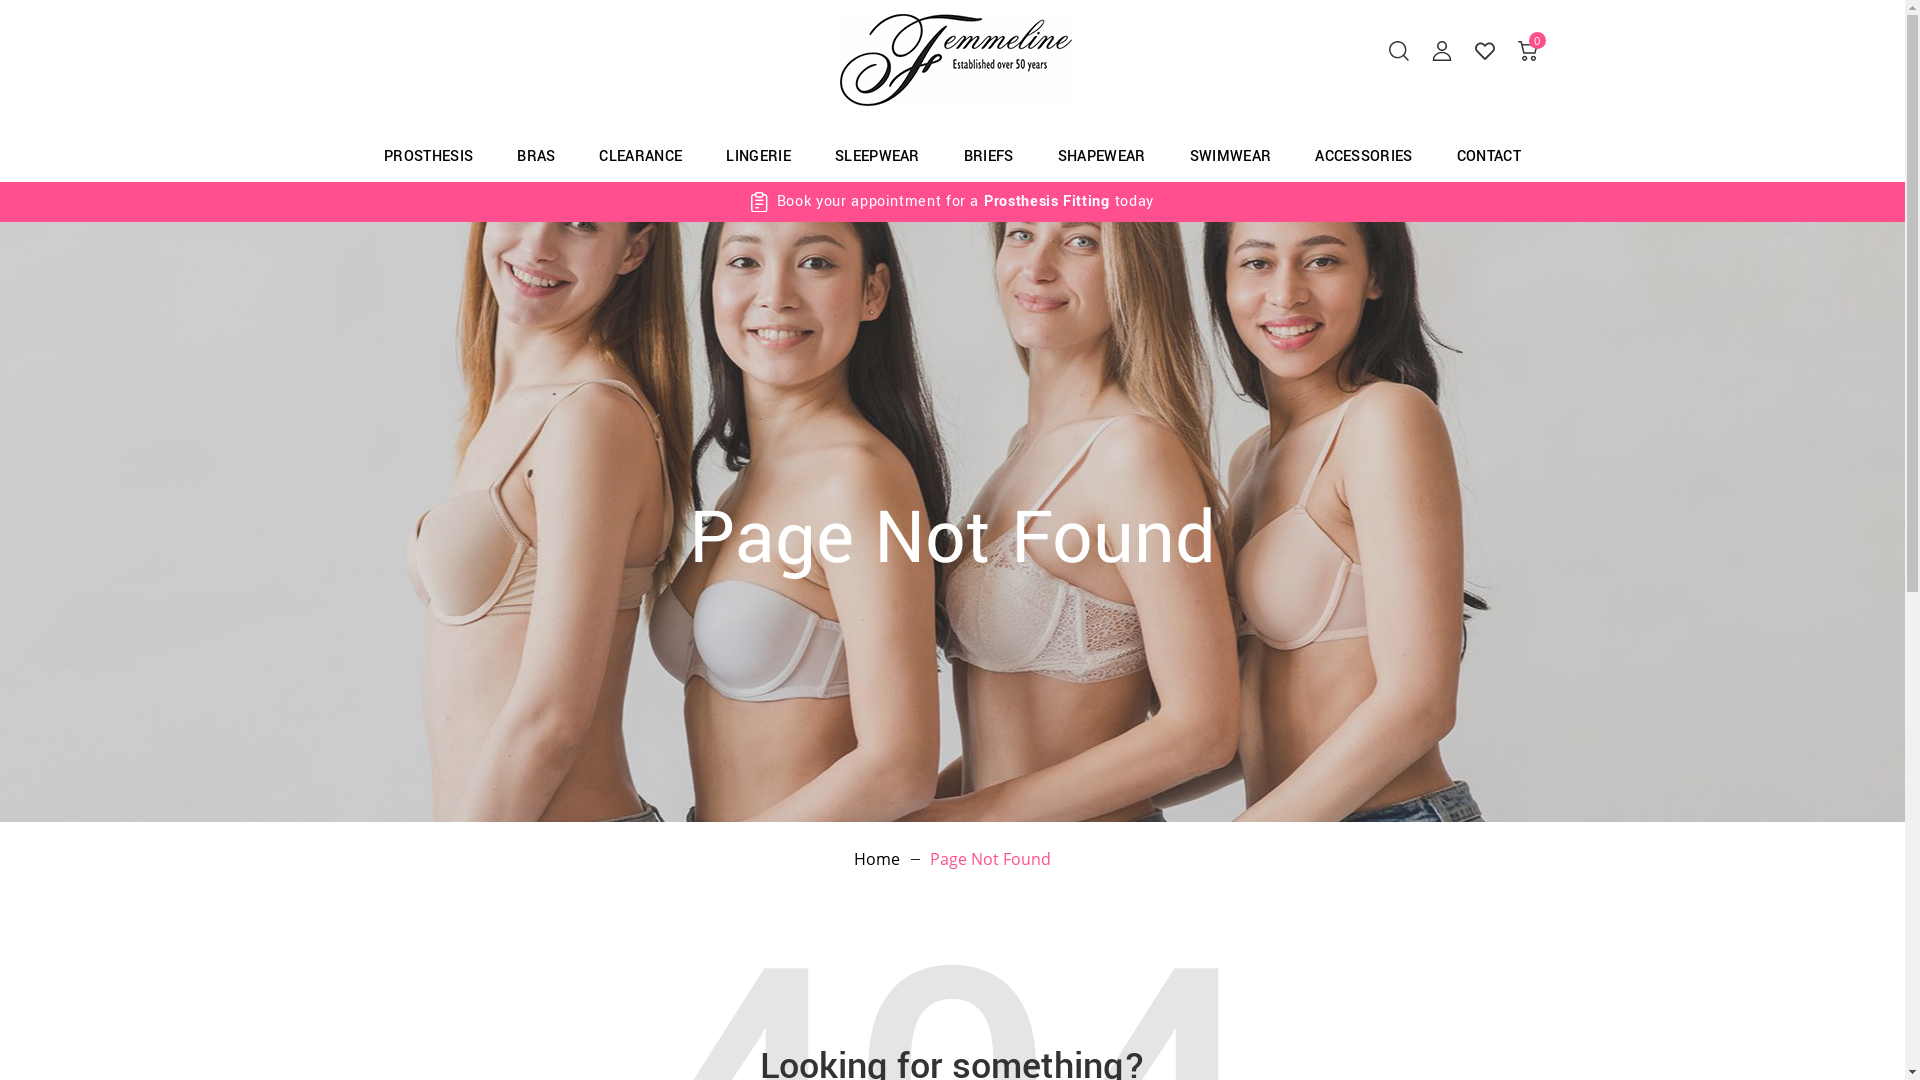 The image size is (1920, 1080). Describe the element at coordinates (878, 201) in the screenshot. I see `'Book your appointment for a'` at that location.